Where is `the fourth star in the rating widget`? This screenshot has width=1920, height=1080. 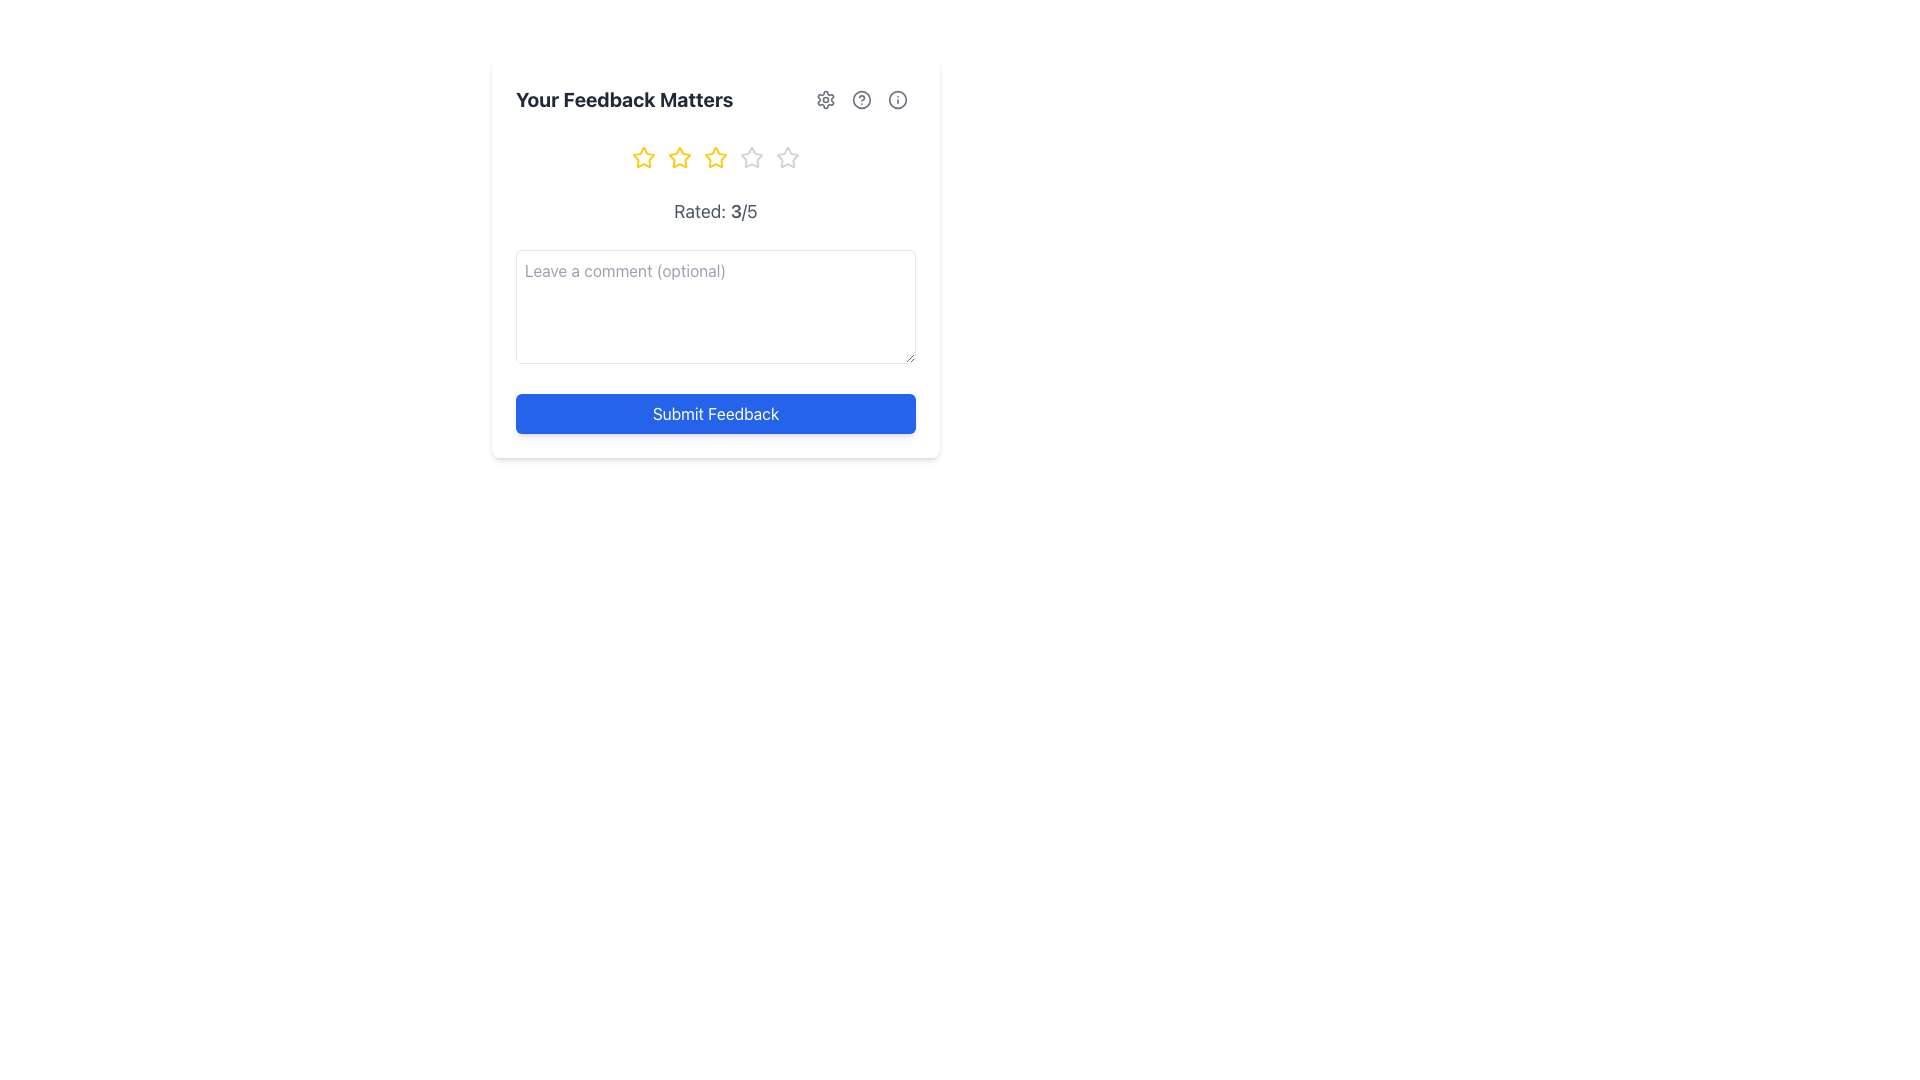 the fourth star in the rating widget is located at coordinates (786, 156).